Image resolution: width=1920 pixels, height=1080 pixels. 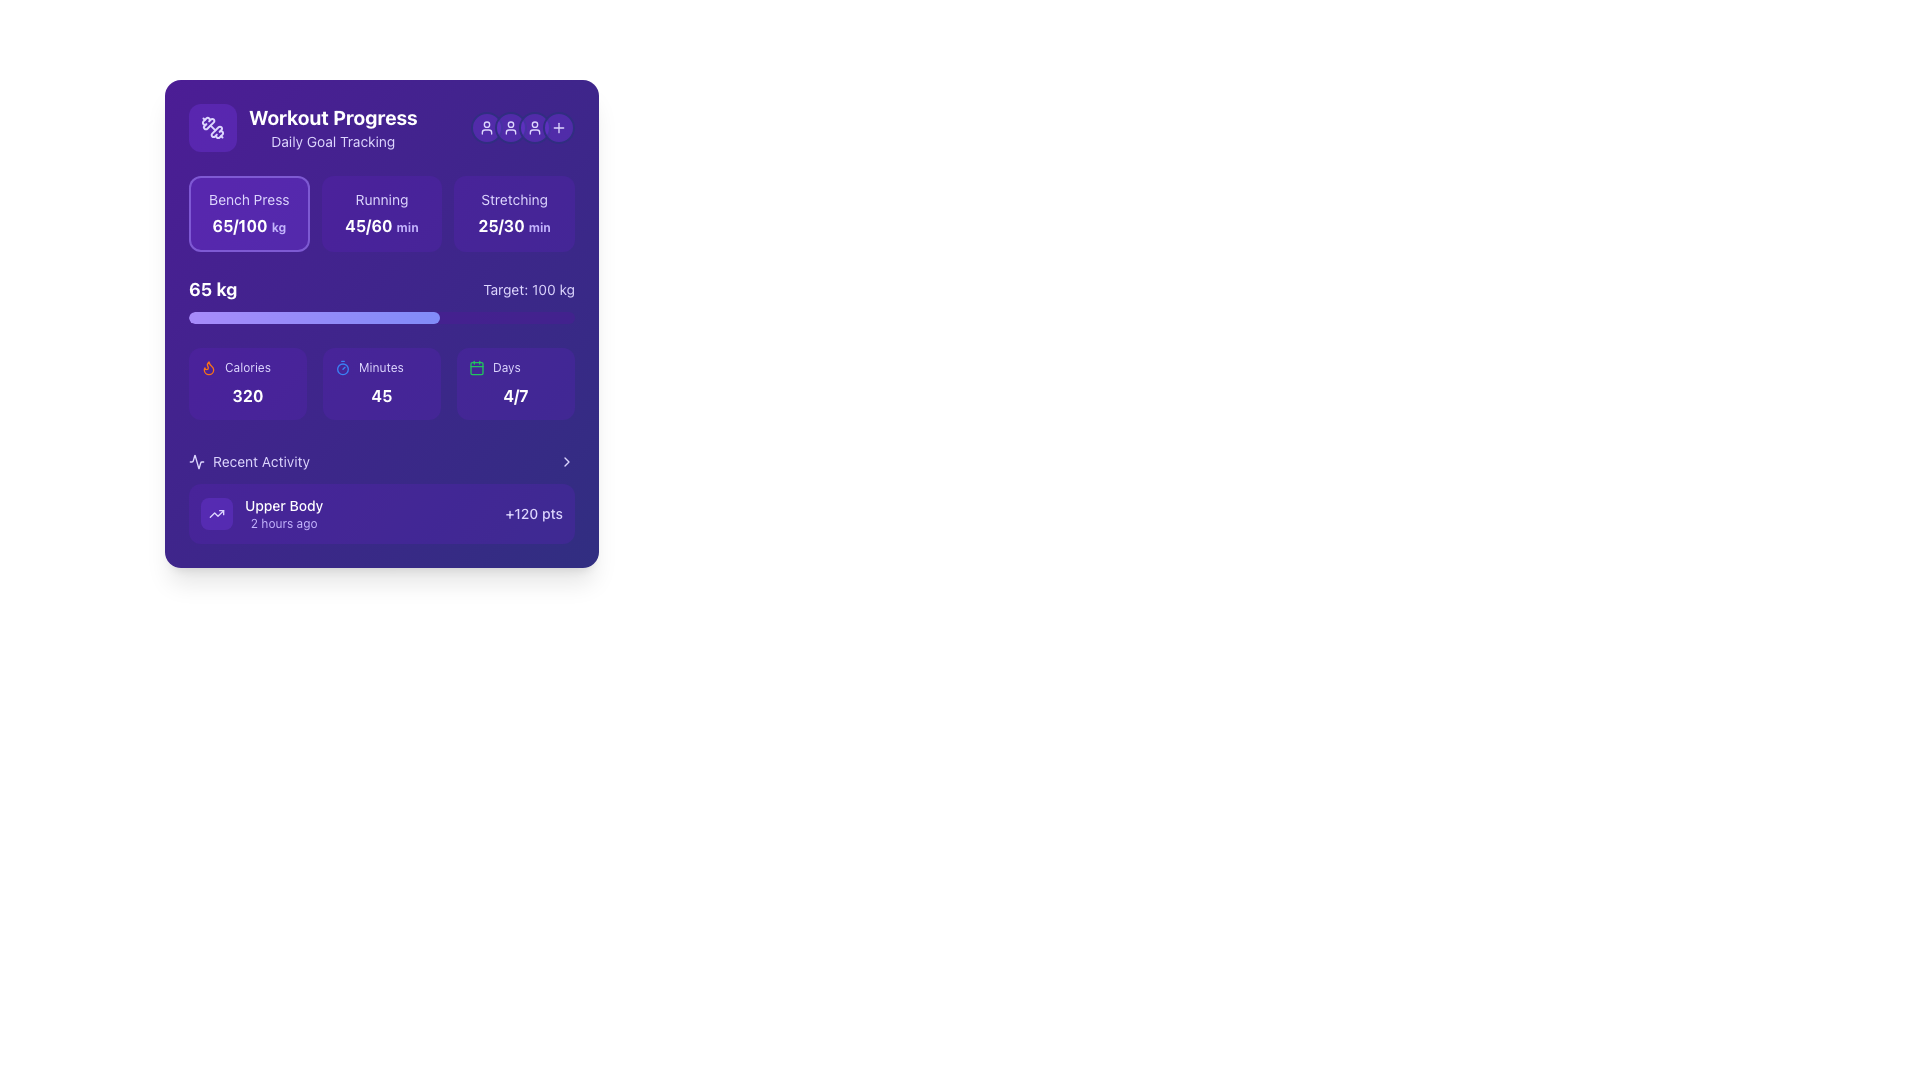 I want to click on the static text element that provides a subtitle for the 'Workout Progress' section, located beneath the 'Workout Progress' heading, so click(x=333, y=141).